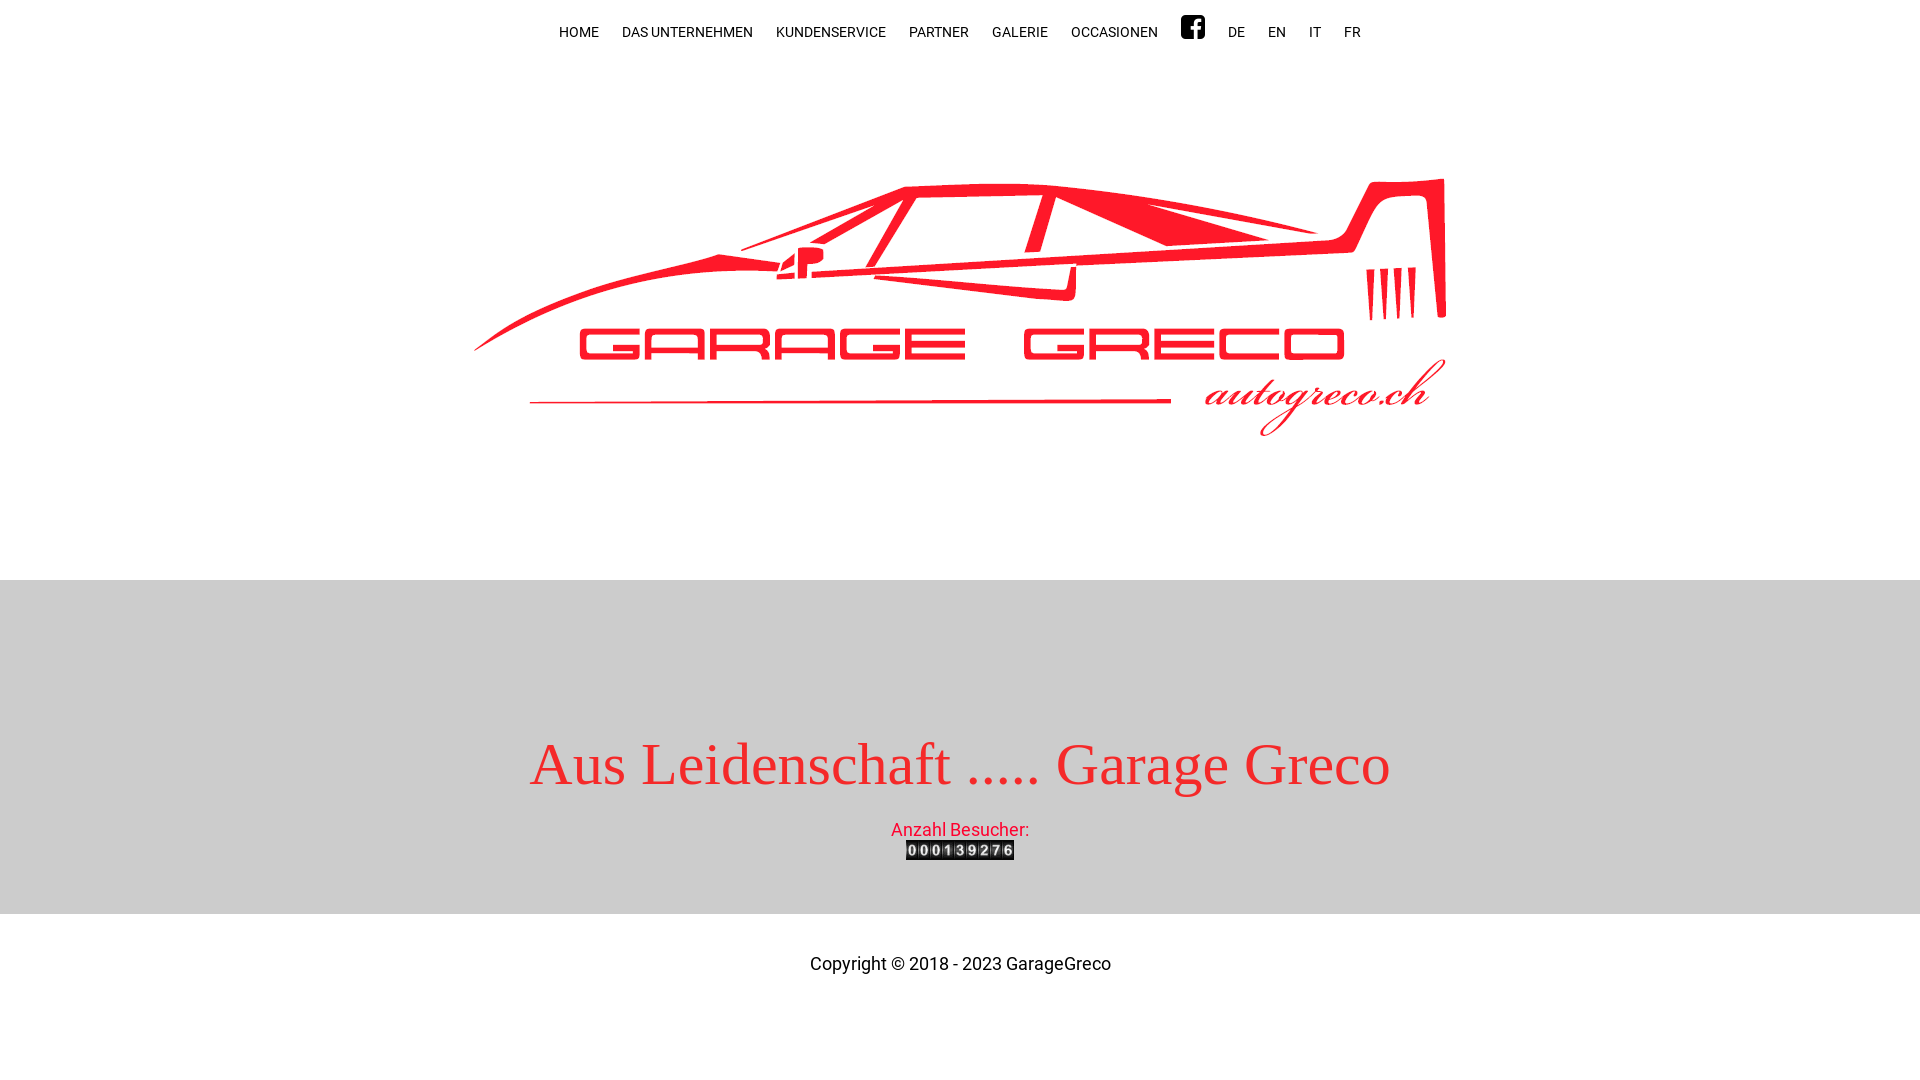 The height and width of the screenshot is (1080, 1920). I want to click on 'DE', so click(1235, 31).